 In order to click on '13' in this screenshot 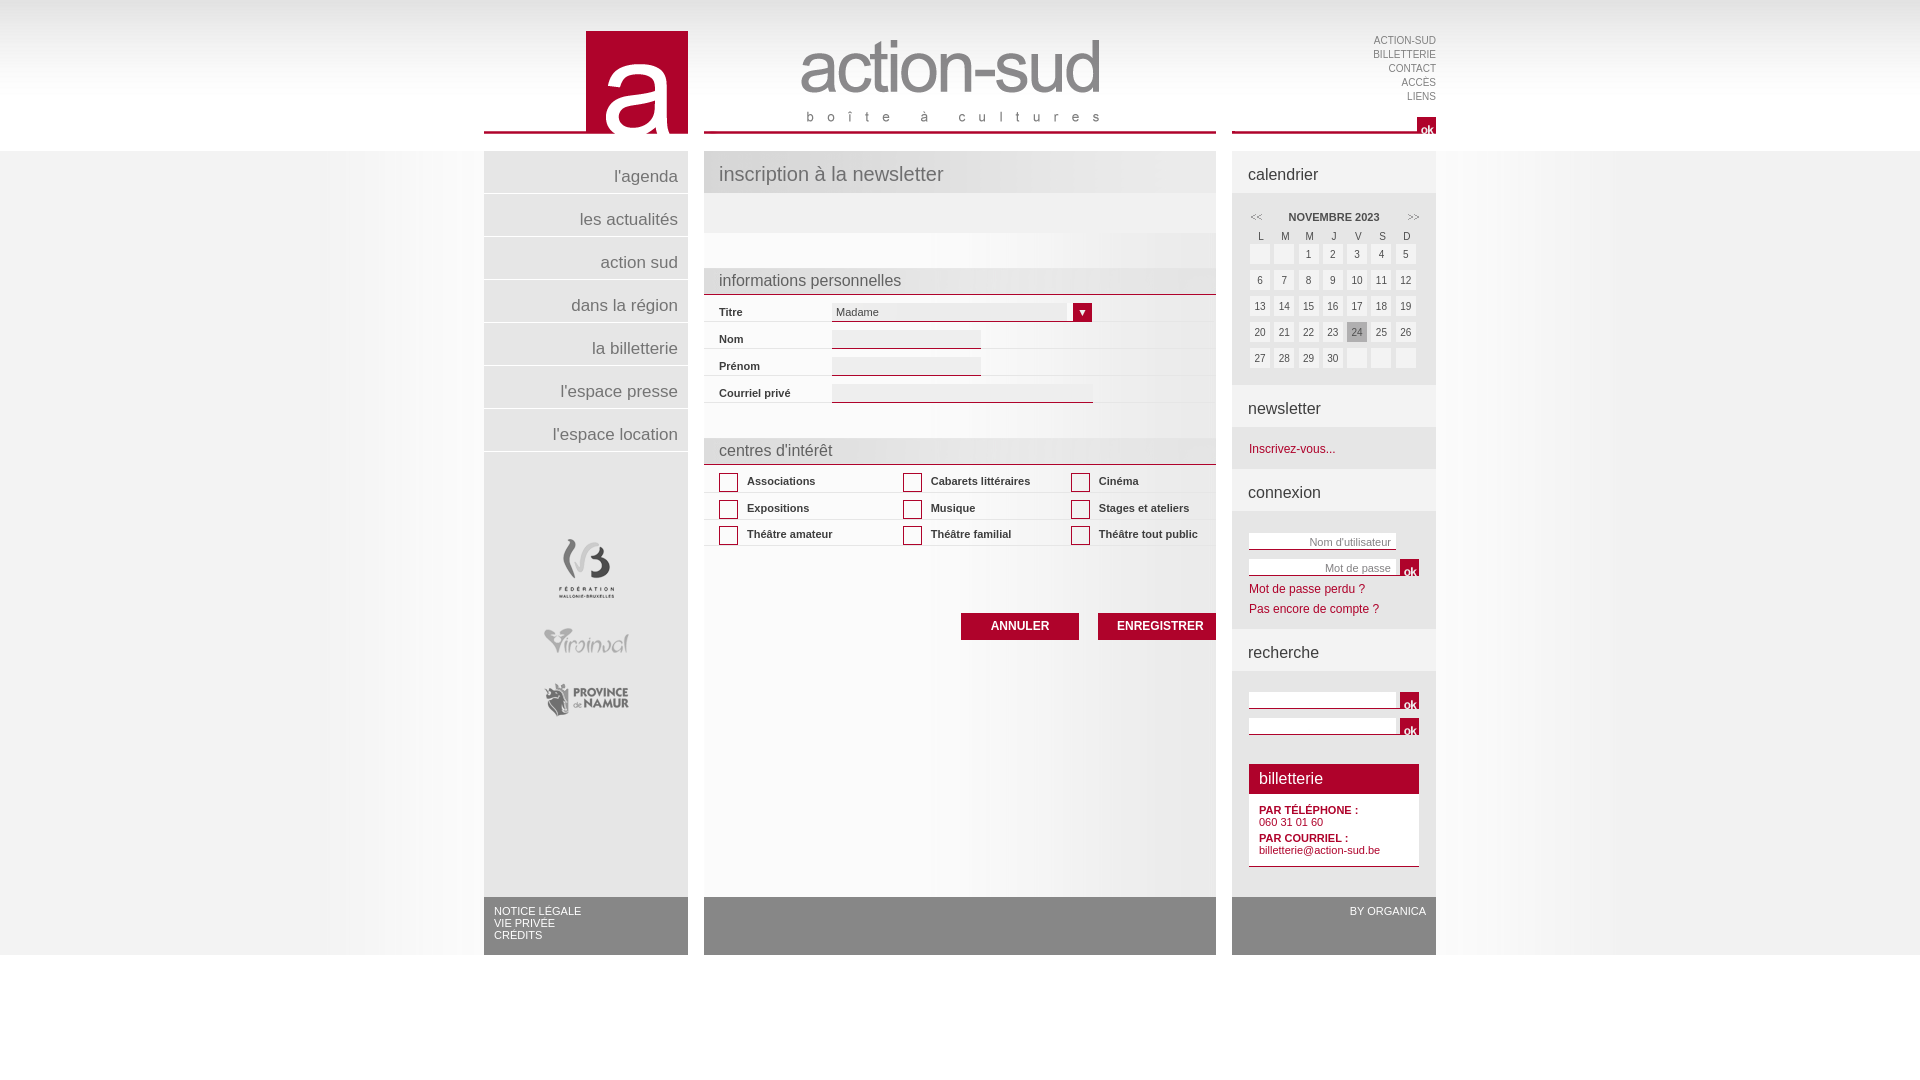, I will do `click(1258, 305)`.